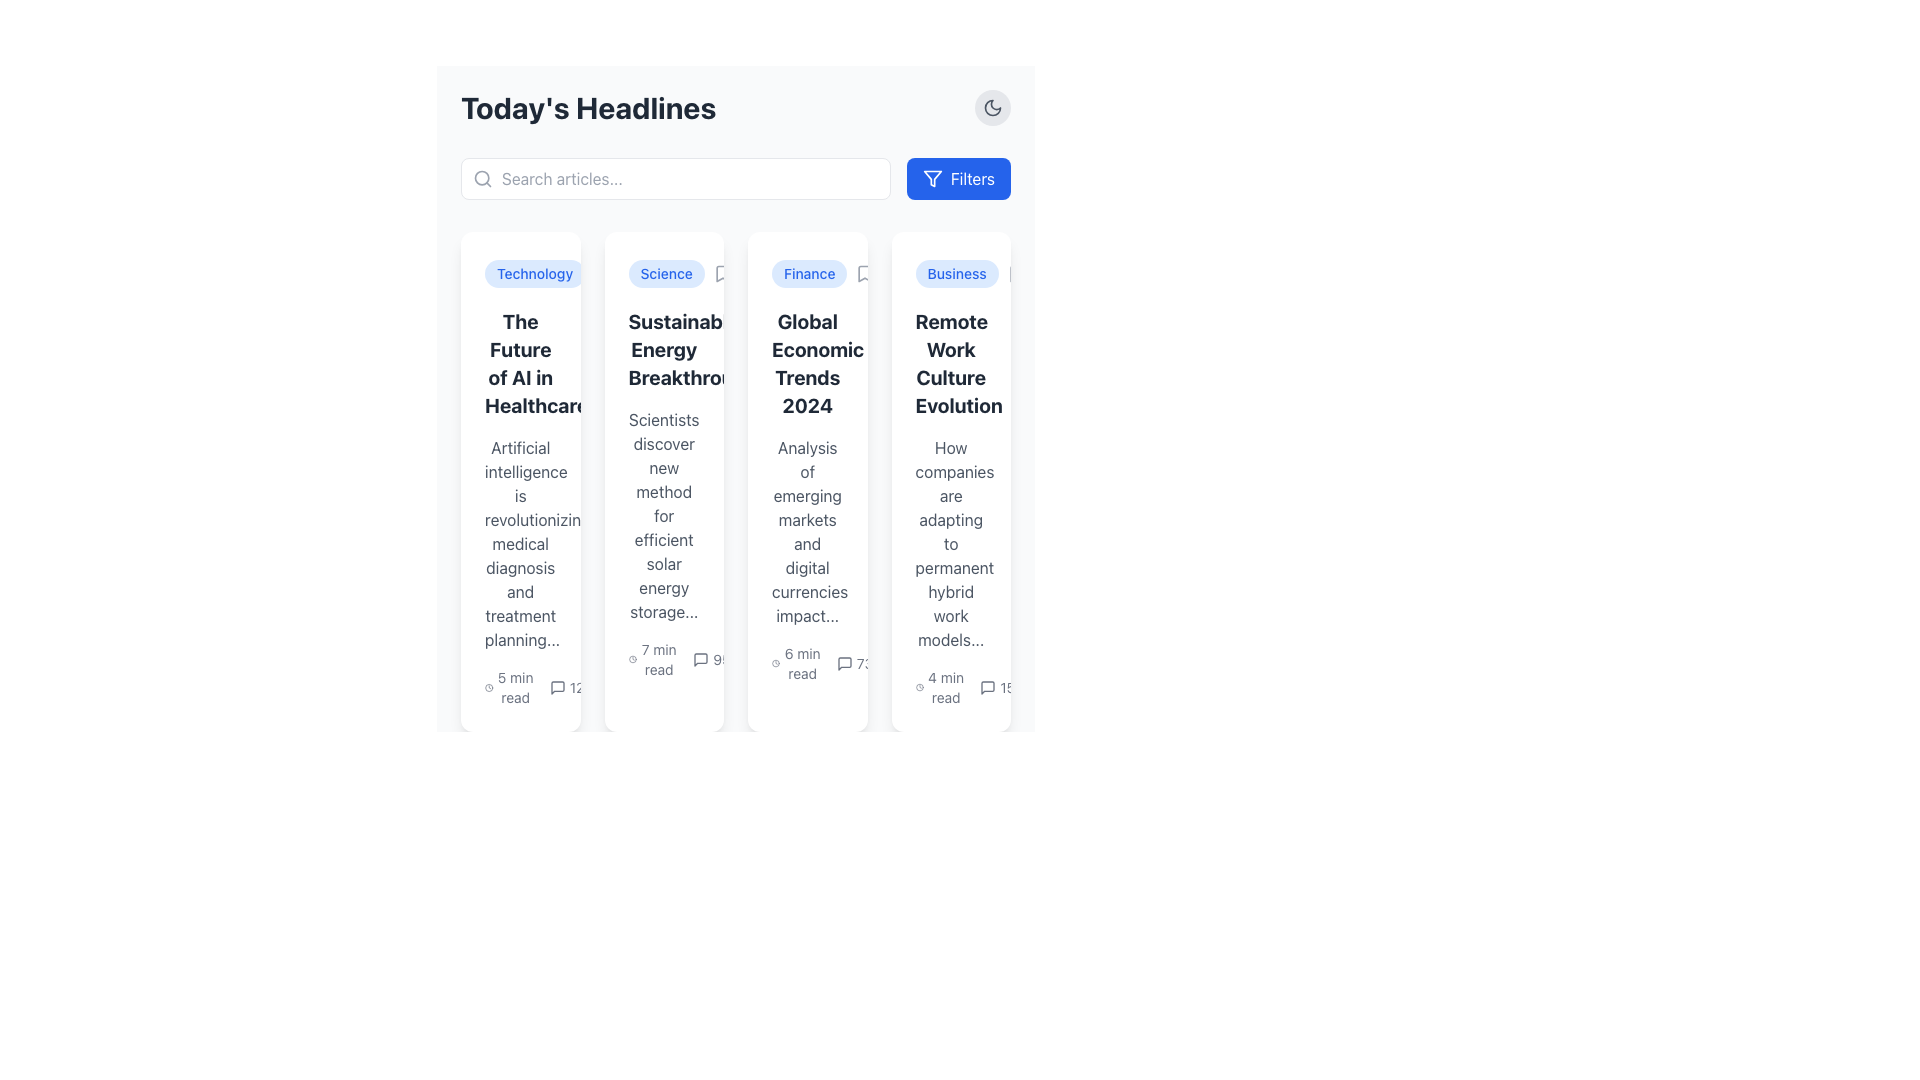 This screenshot has width=1920, height=1080. I want to click on the visual presence of the circular part of the magnifying glass icon located on the left side of the search bar, below the 'Today's Headlines' header, so click(482, 177).